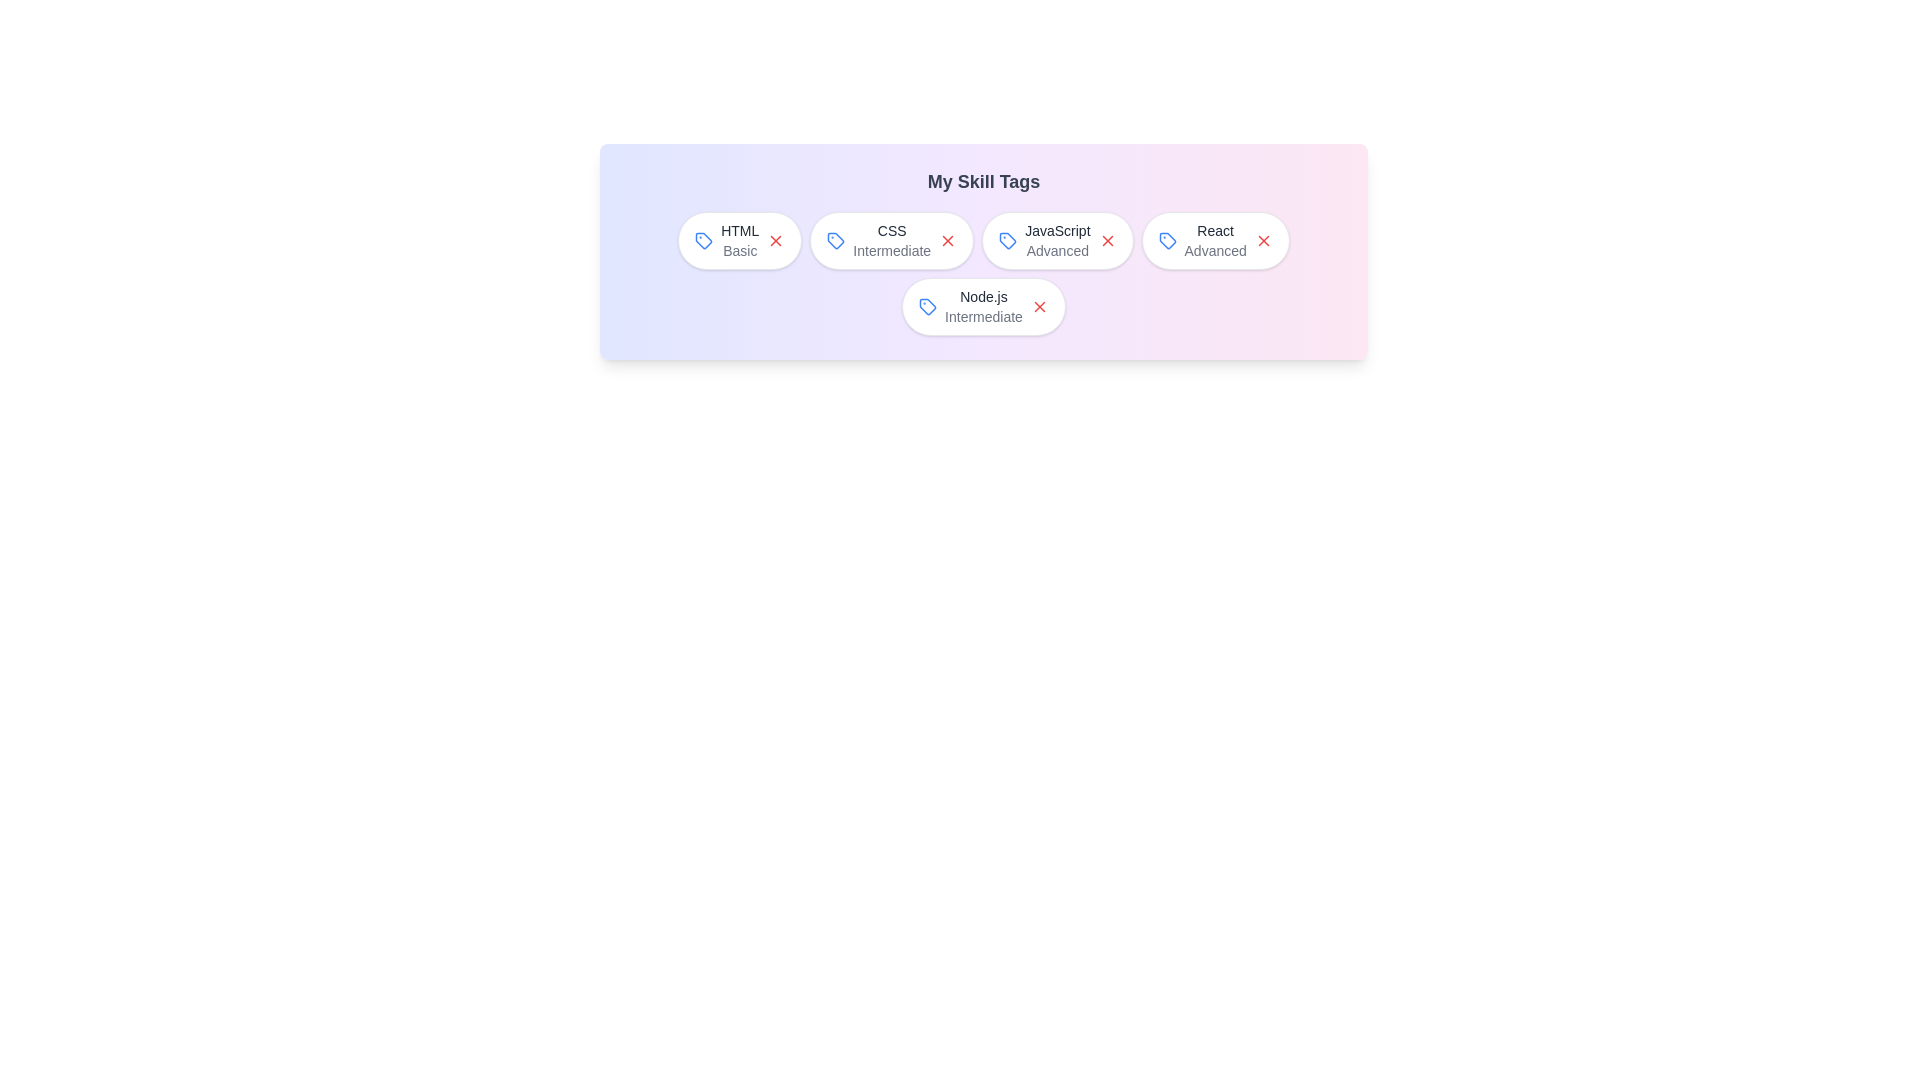 This screenshot has width=1920, height=1080. I want to click on the skill label CSS to select it, so click(891, 239).